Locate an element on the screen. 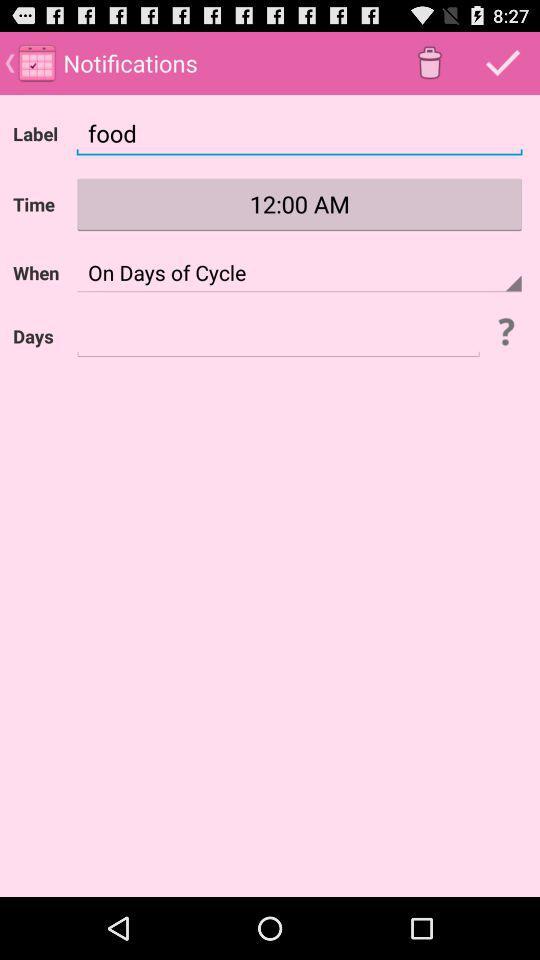  food is located at coordinates (298, 132).